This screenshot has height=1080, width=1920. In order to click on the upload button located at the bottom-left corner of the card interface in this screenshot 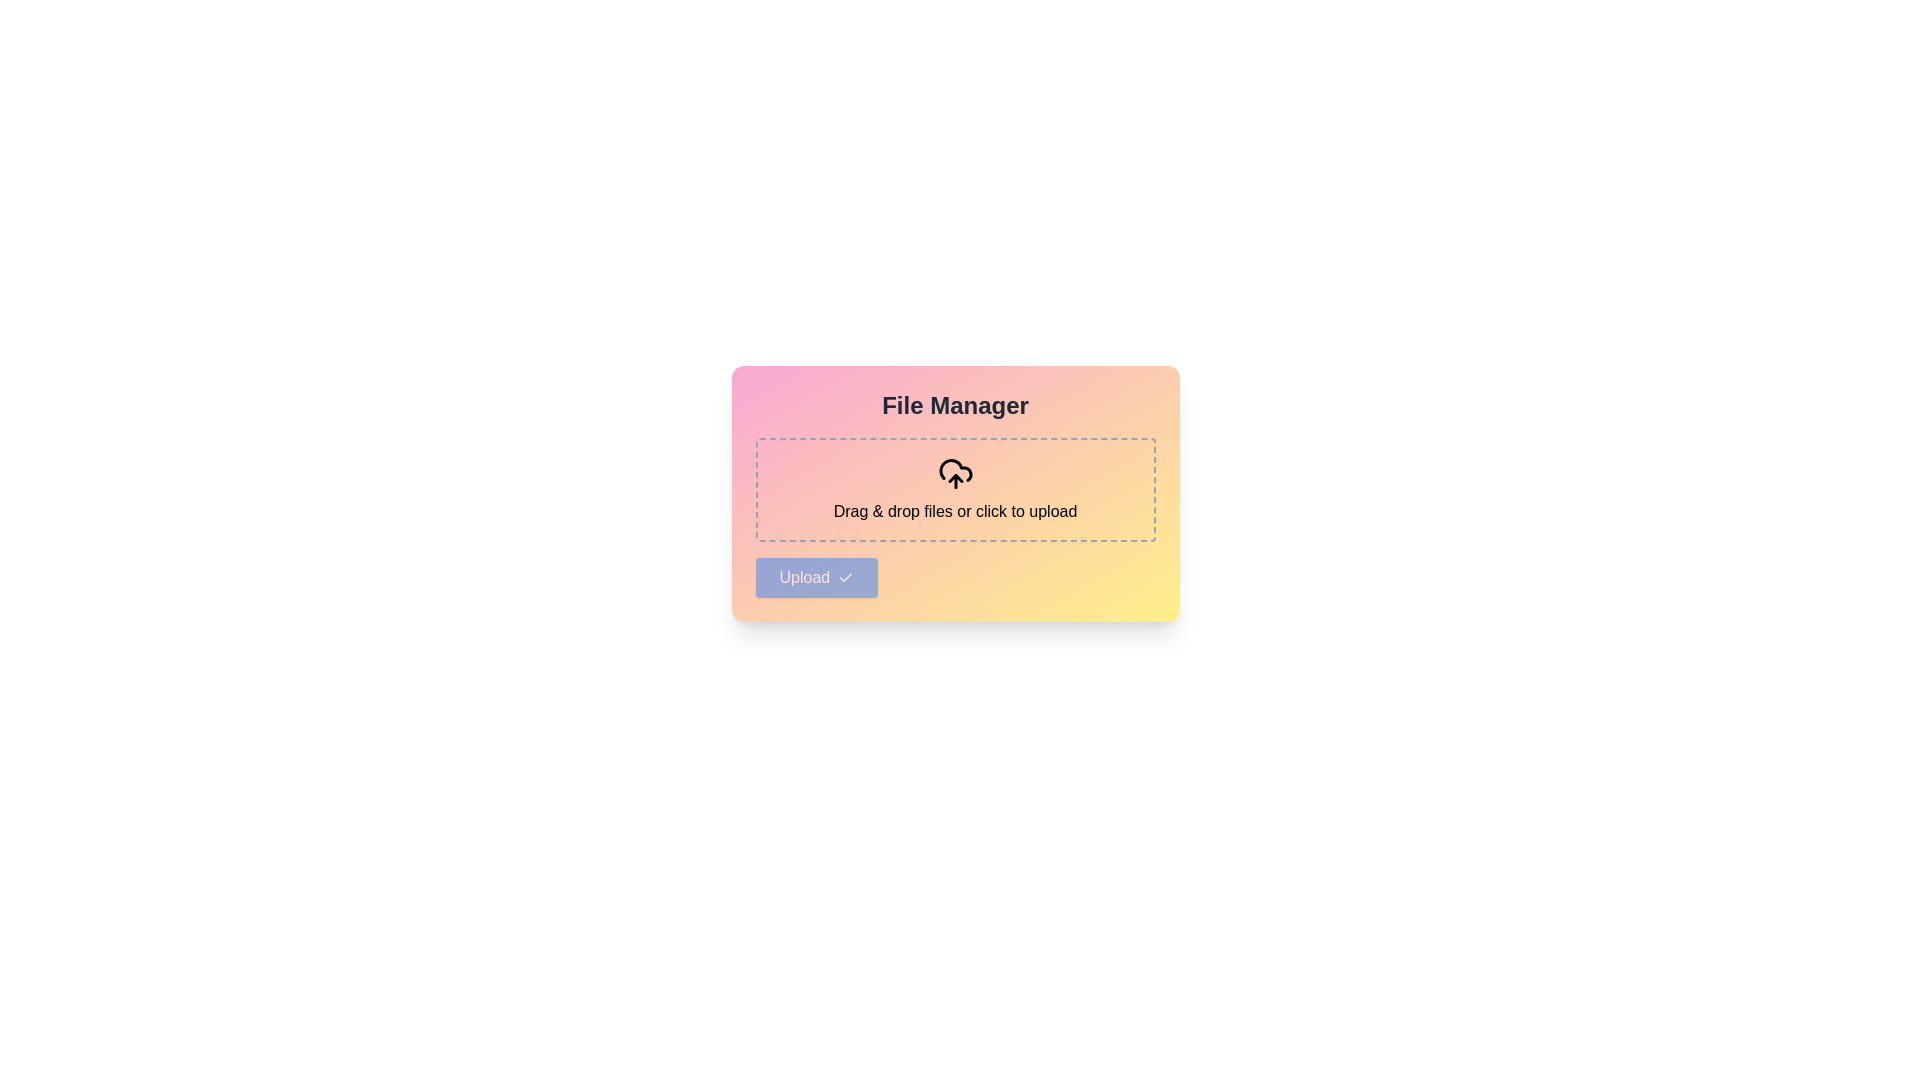, I will do `click(816, 578)`.